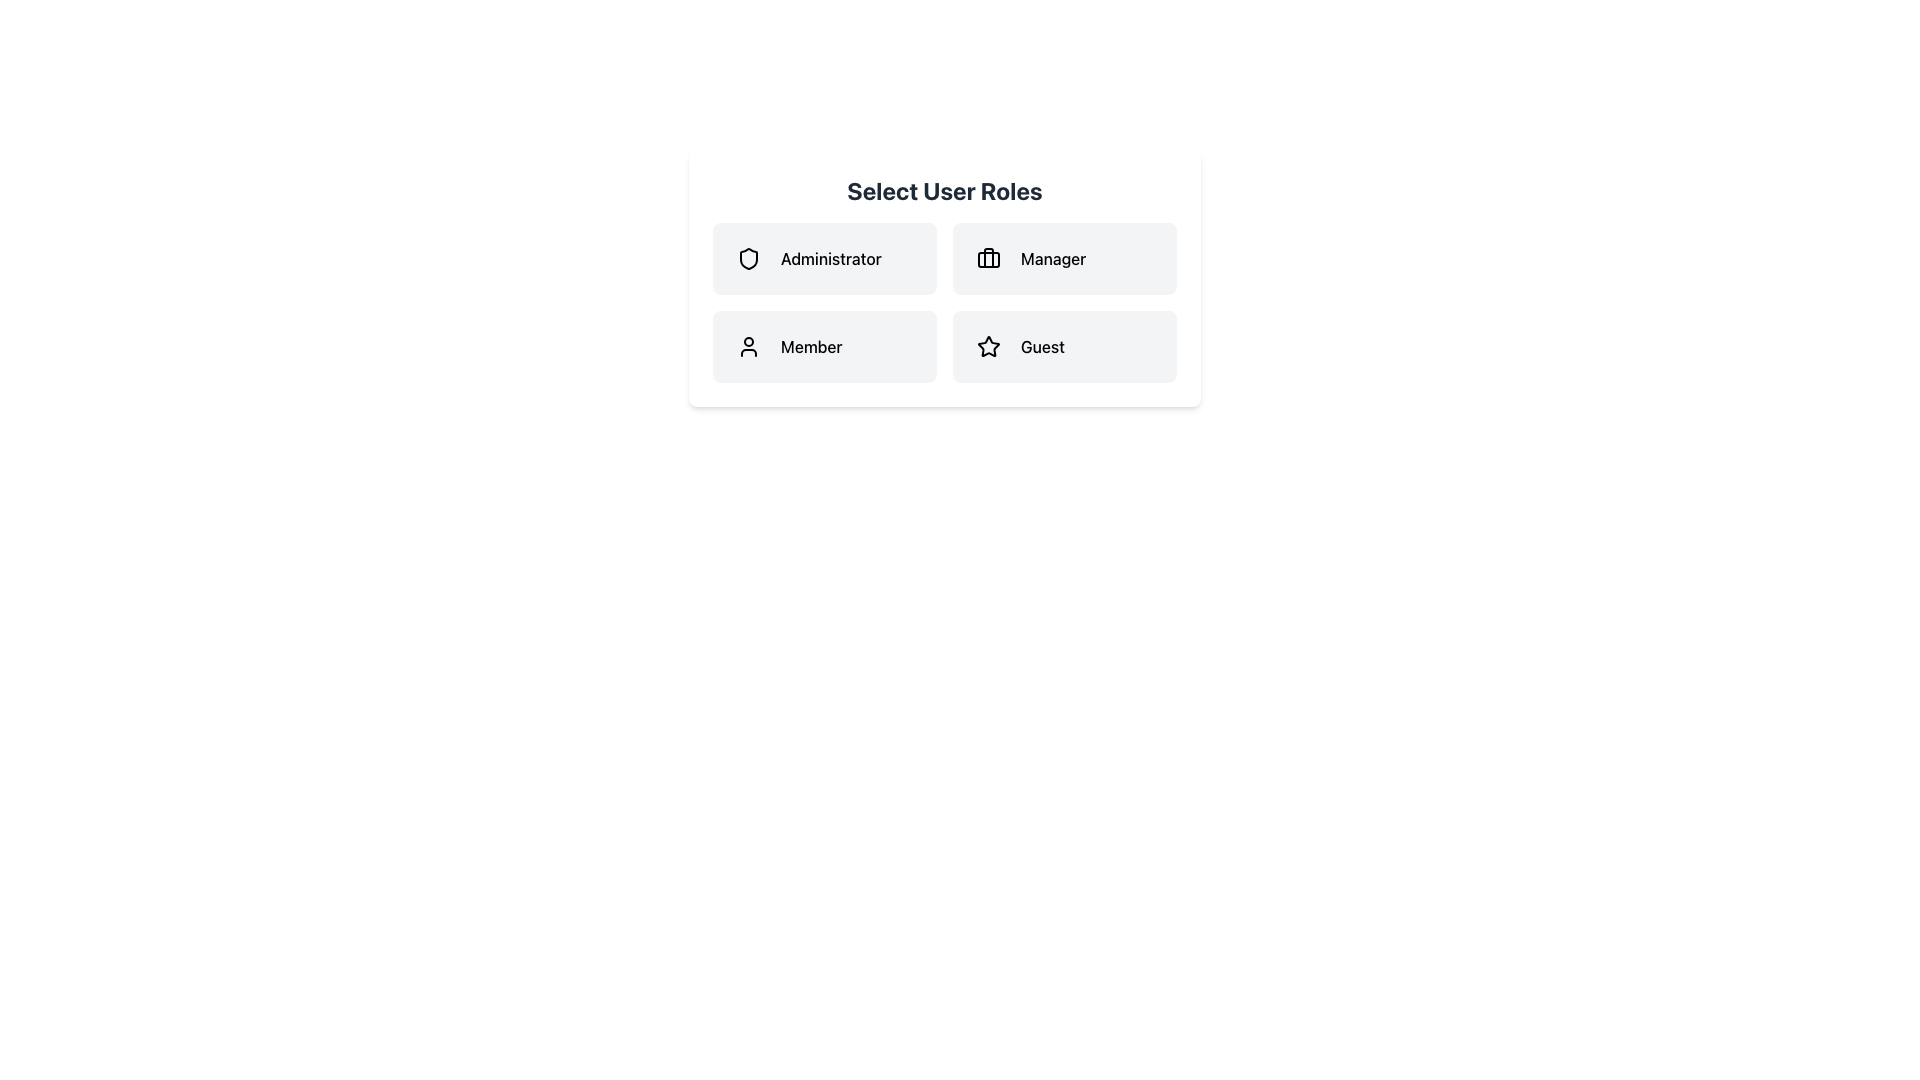  Describe the element at coordinates (747, 257) in the screenshot. I see `the shield-shaped icon outlined in black, which represents the 'Administrator' role in the 'Select User Roles' section of the interface` at that location.